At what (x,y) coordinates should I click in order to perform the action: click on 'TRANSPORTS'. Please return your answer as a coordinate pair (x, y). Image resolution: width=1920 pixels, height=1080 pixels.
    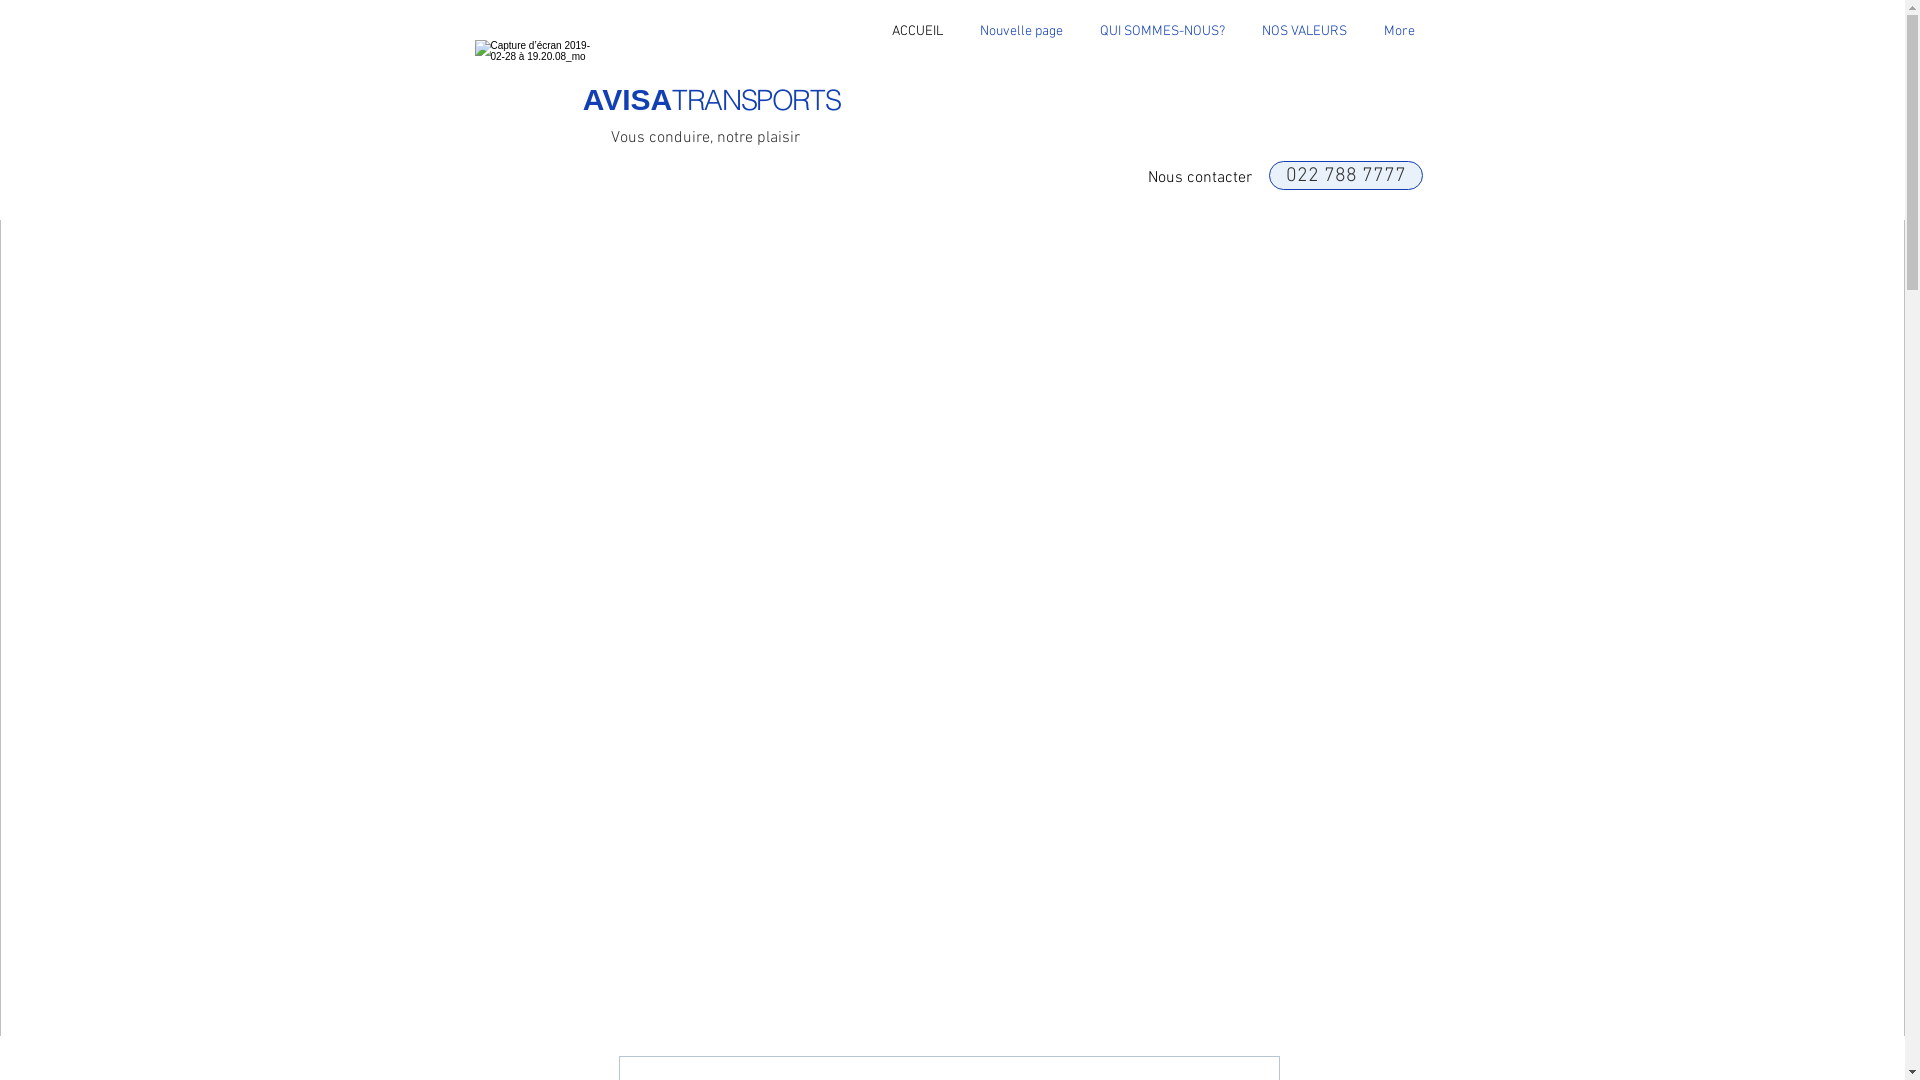
    Looking at the image, I should click on (754, 100).